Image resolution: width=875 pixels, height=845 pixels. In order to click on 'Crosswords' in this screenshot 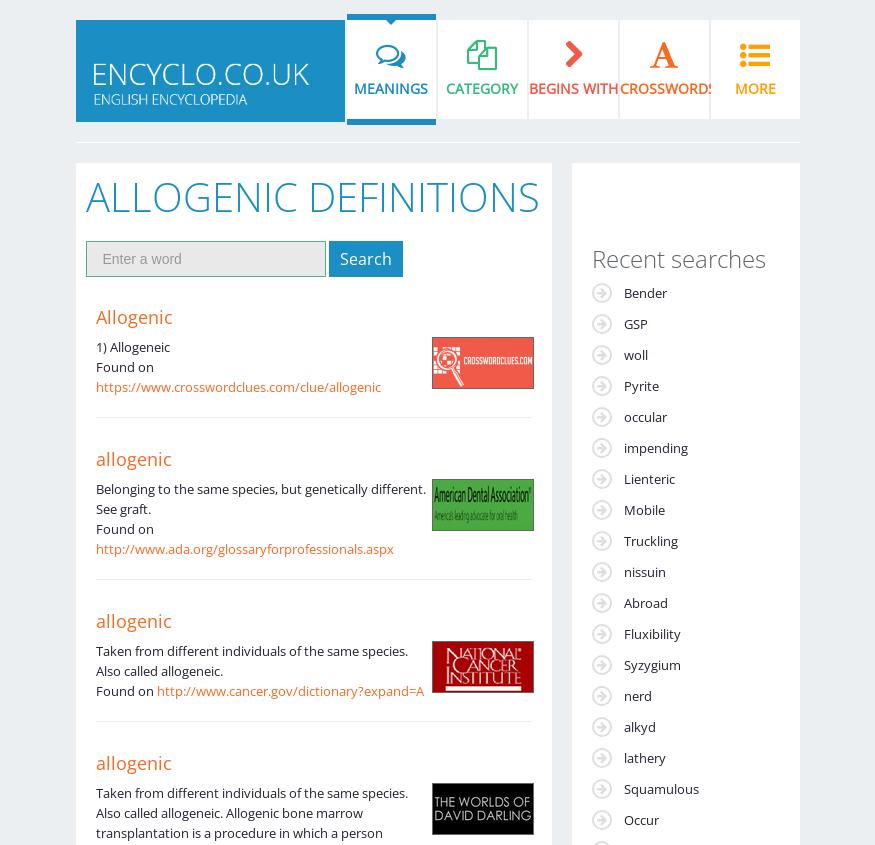, I will do `click(666, 88)`.